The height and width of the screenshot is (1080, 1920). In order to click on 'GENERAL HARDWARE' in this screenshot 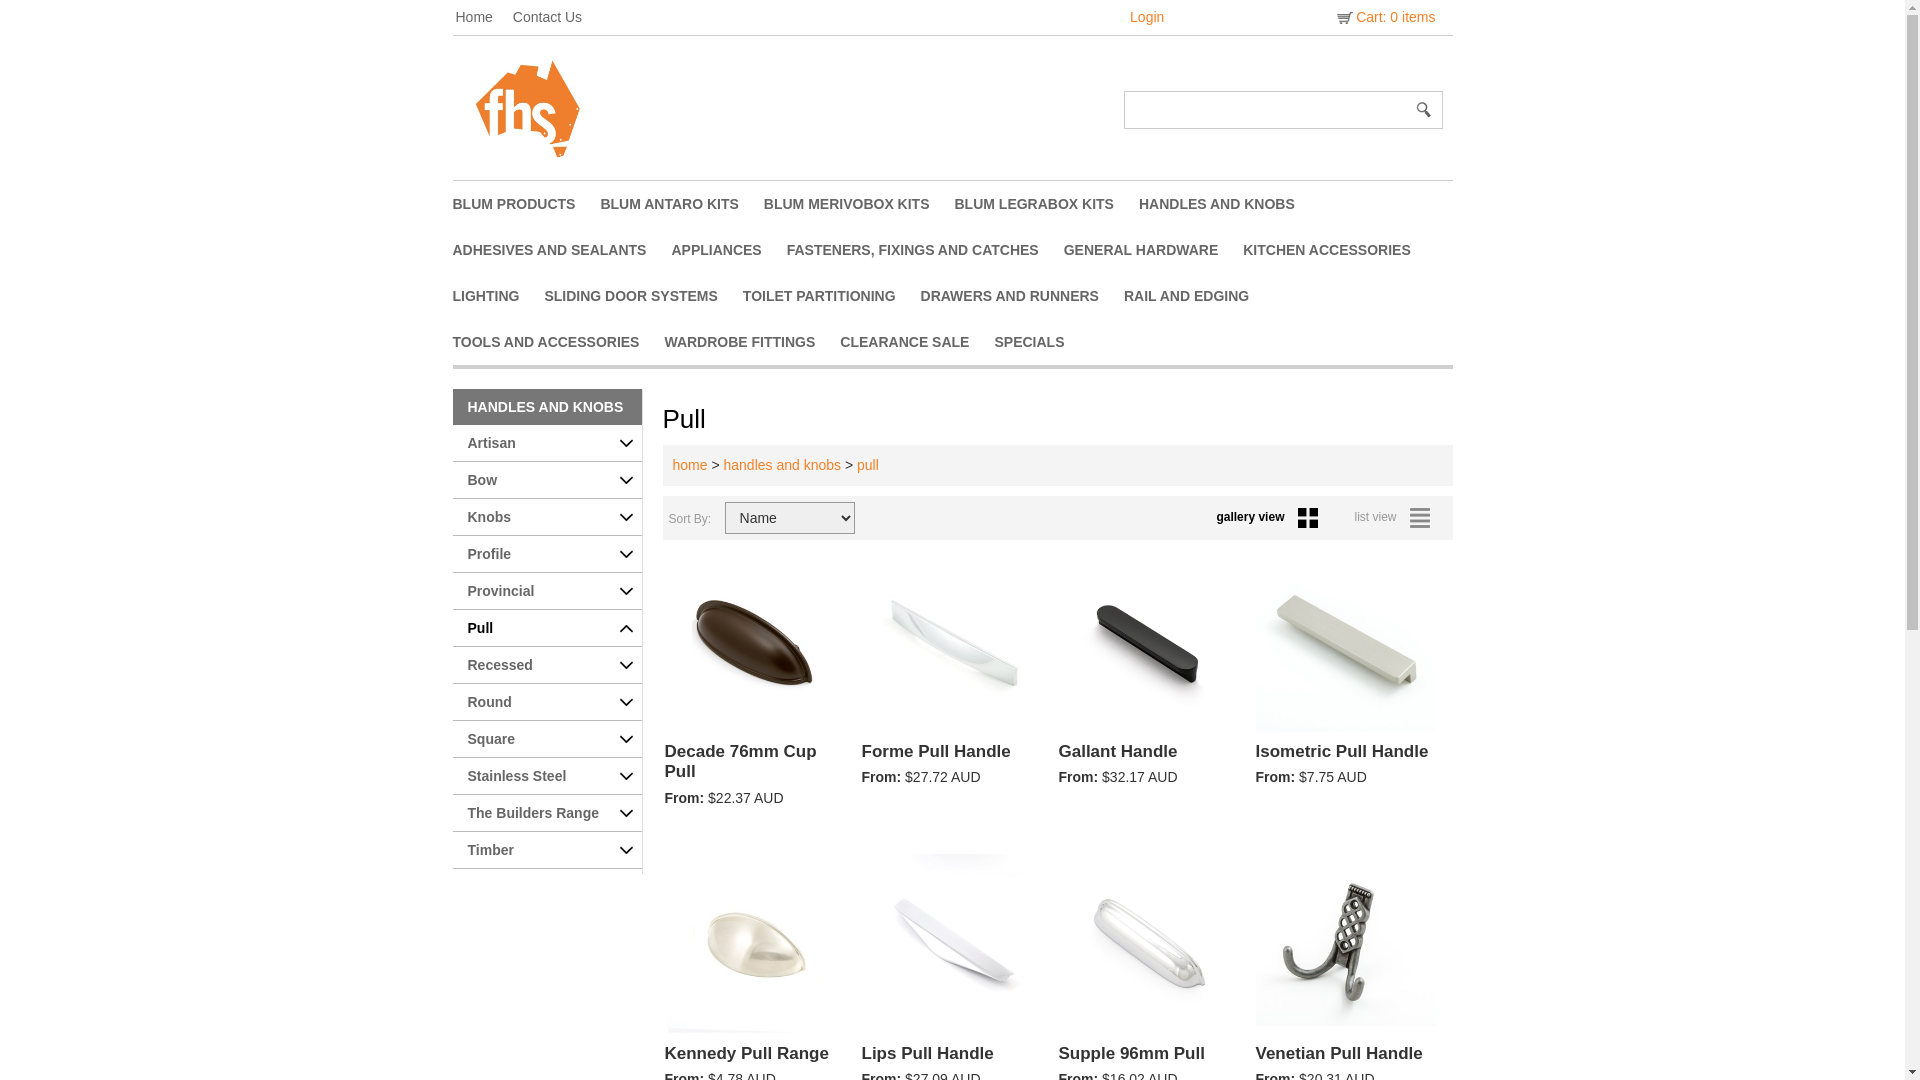, I will do `click(1153, 249)`.